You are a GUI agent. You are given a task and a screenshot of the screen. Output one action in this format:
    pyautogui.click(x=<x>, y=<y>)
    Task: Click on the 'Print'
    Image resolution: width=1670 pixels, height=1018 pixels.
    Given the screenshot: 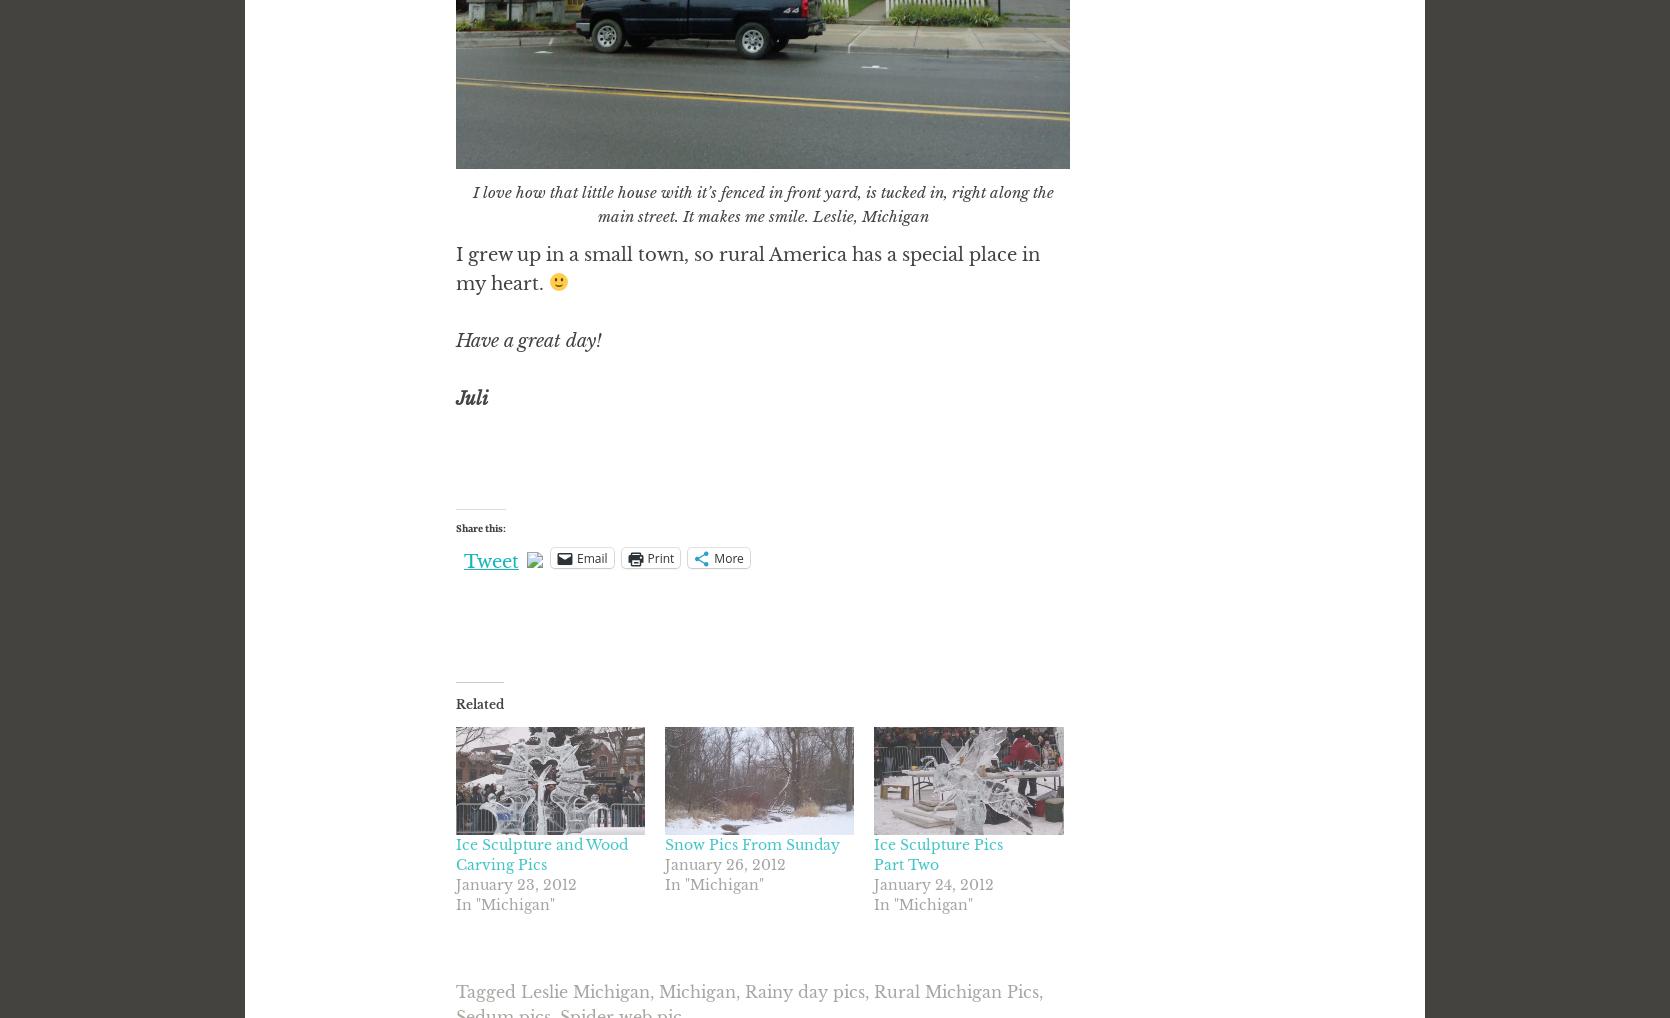 What is the action you would take?
    pyautogui.click(x=659, y=556)
    